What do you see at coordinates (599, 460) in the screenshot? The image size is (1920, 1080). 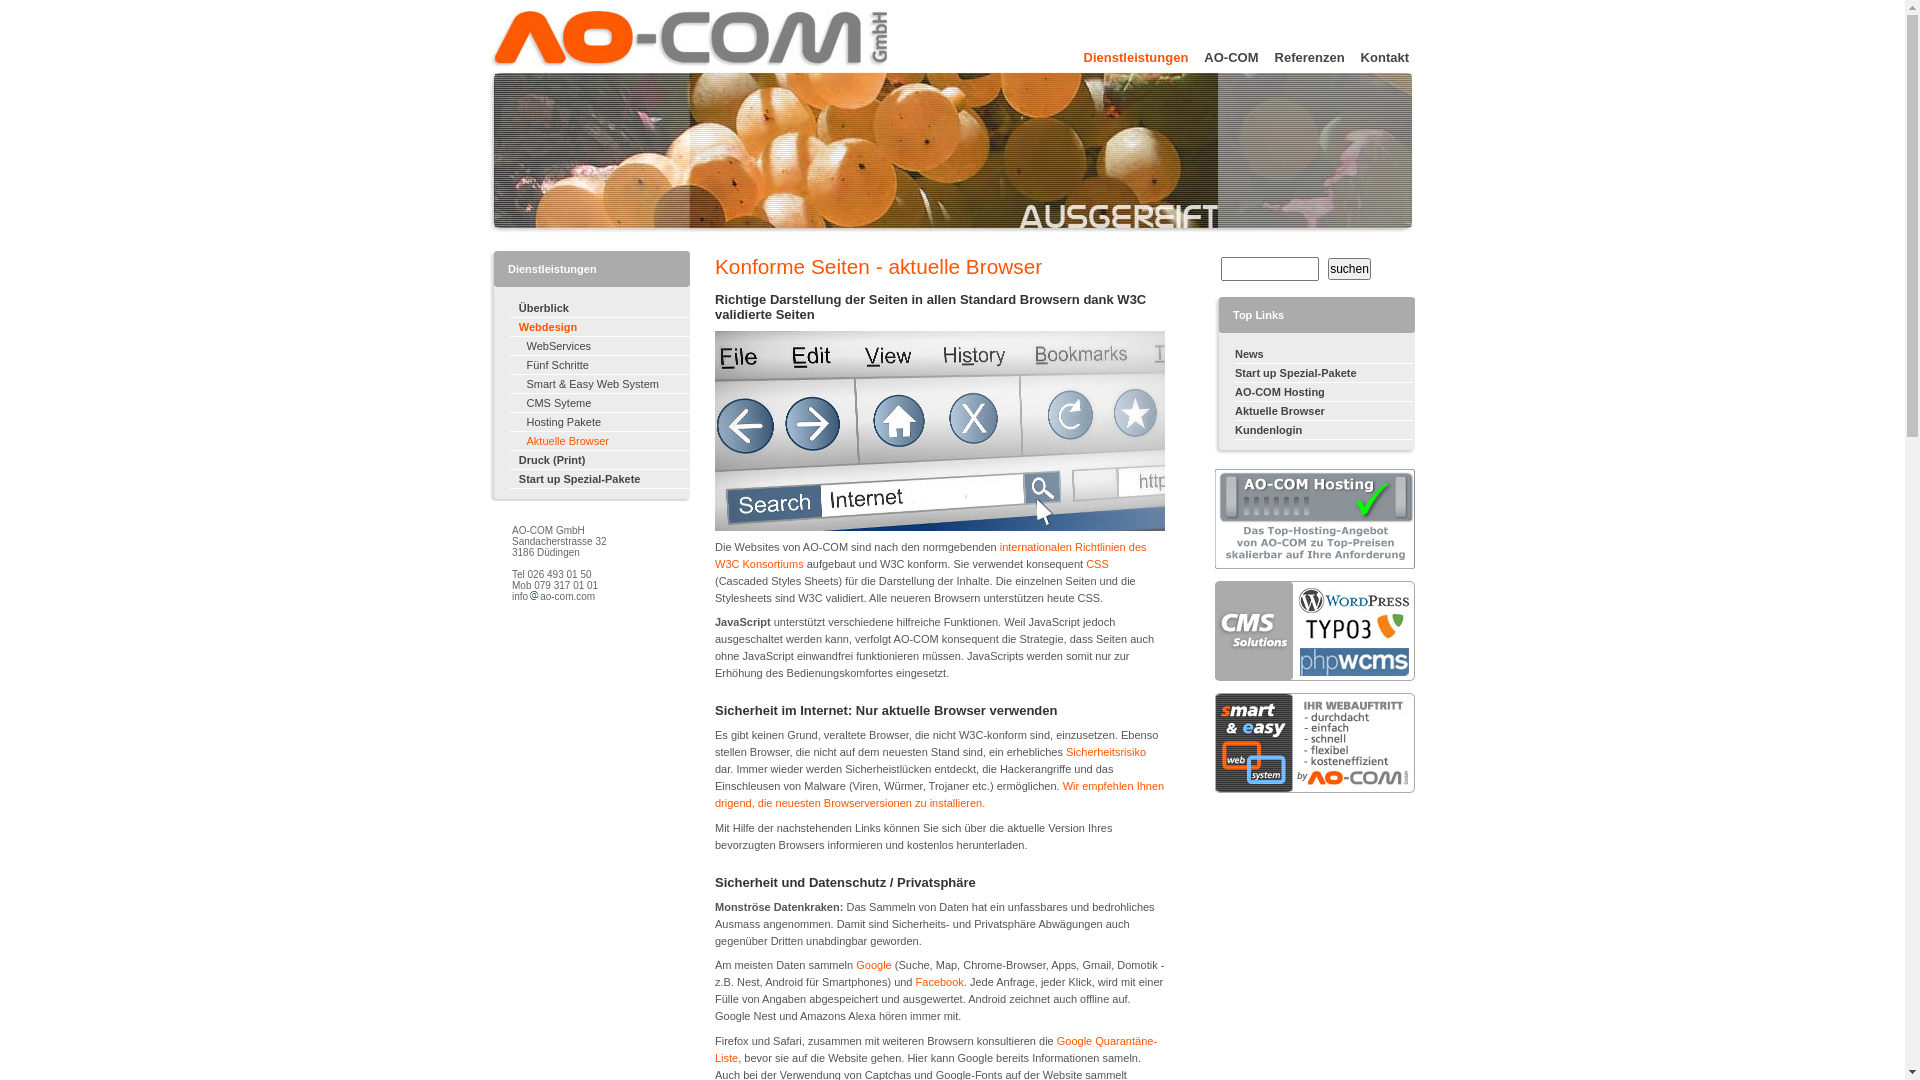 I see `'Druck (Print)'` at bounding box center [599, 460].